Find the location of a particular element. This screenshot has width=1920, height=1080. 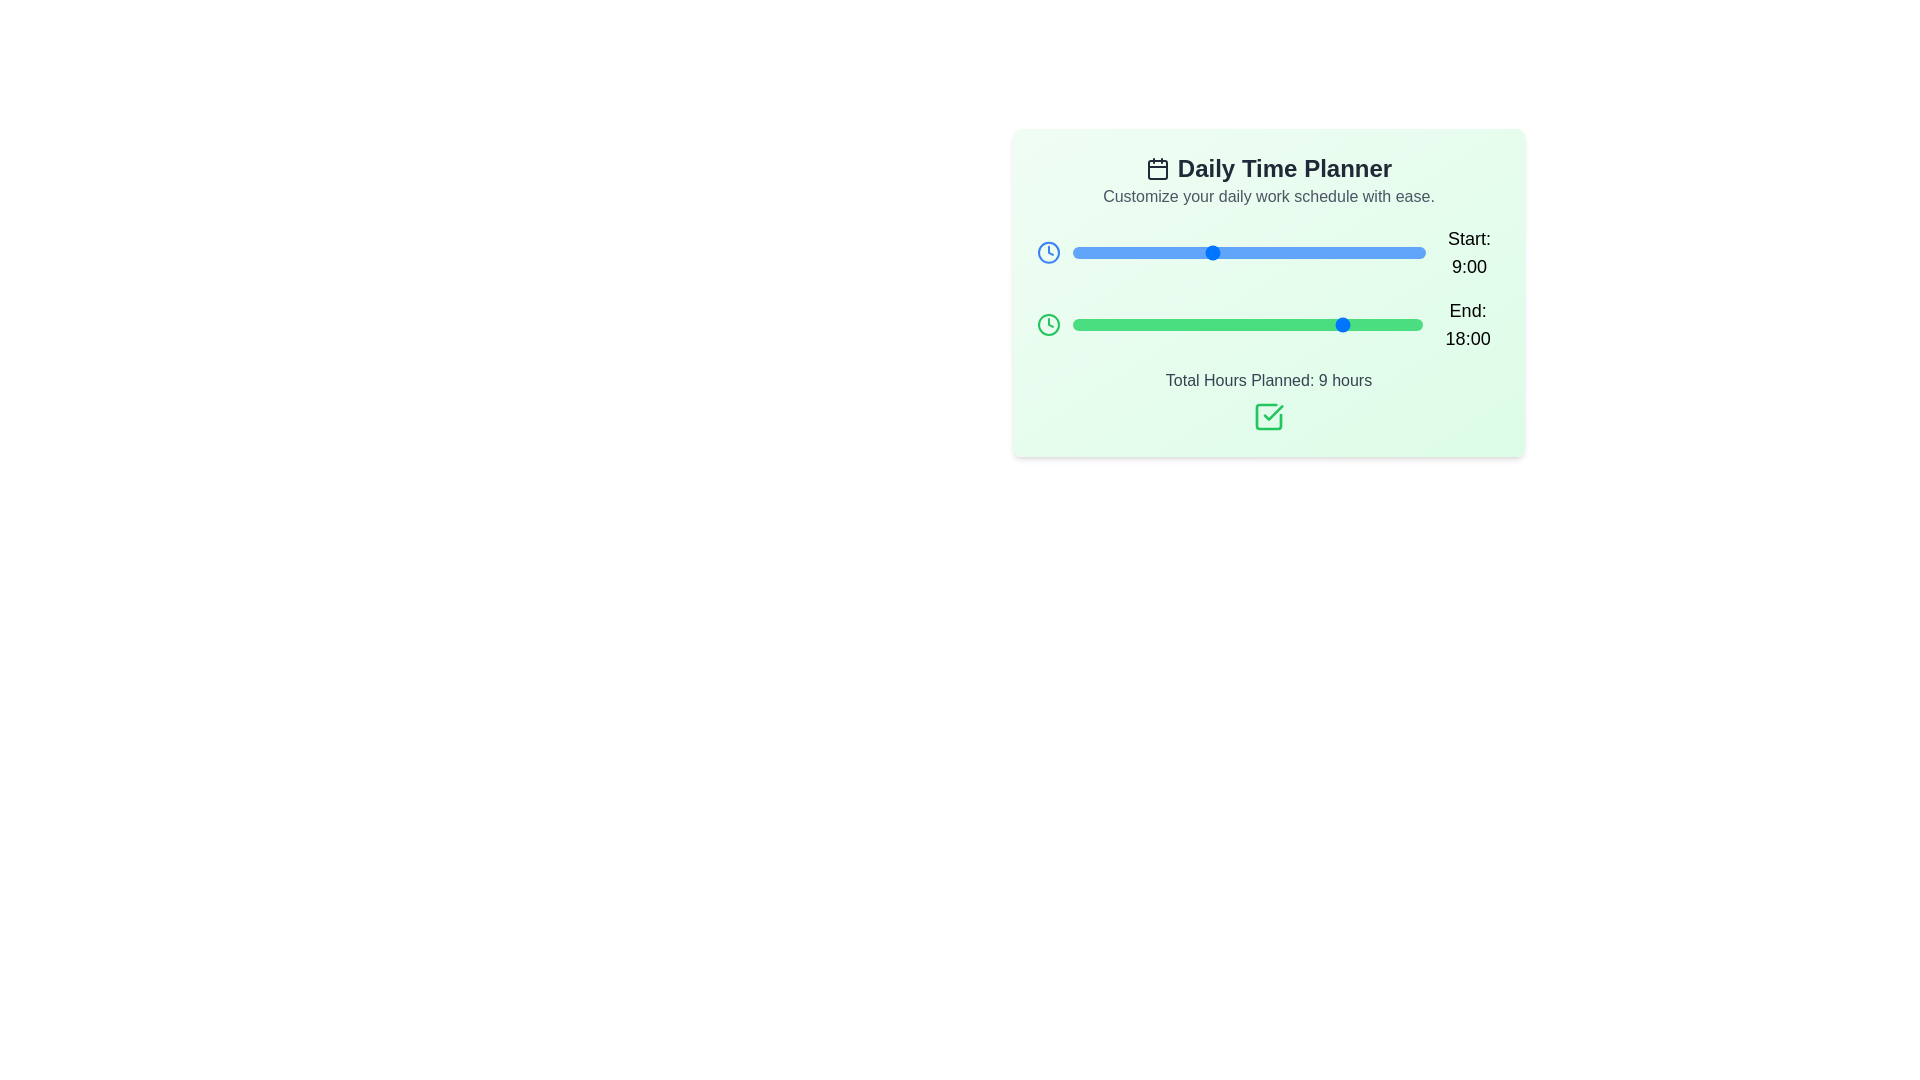

the 'Start' slider to set the start time to 5 is located at coordinates (1149, 252).